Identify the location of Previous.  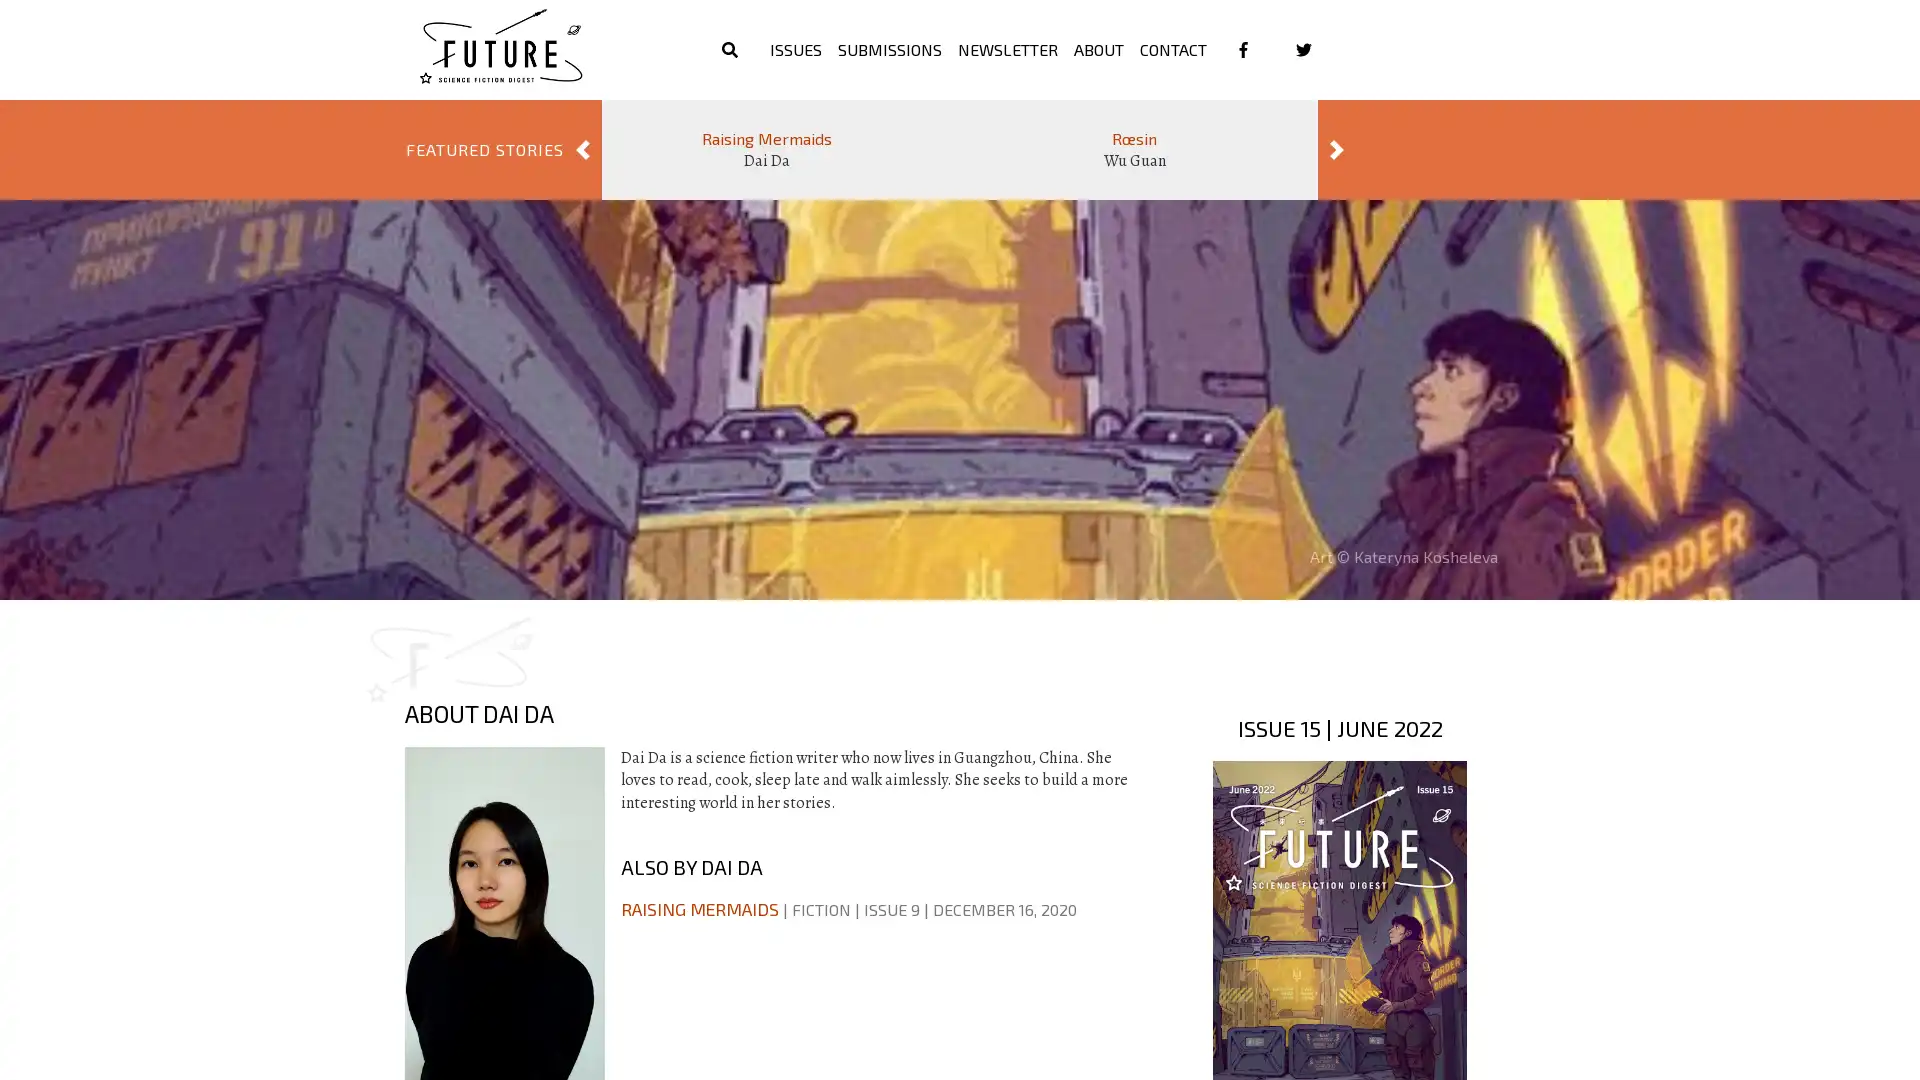
(581, 149).